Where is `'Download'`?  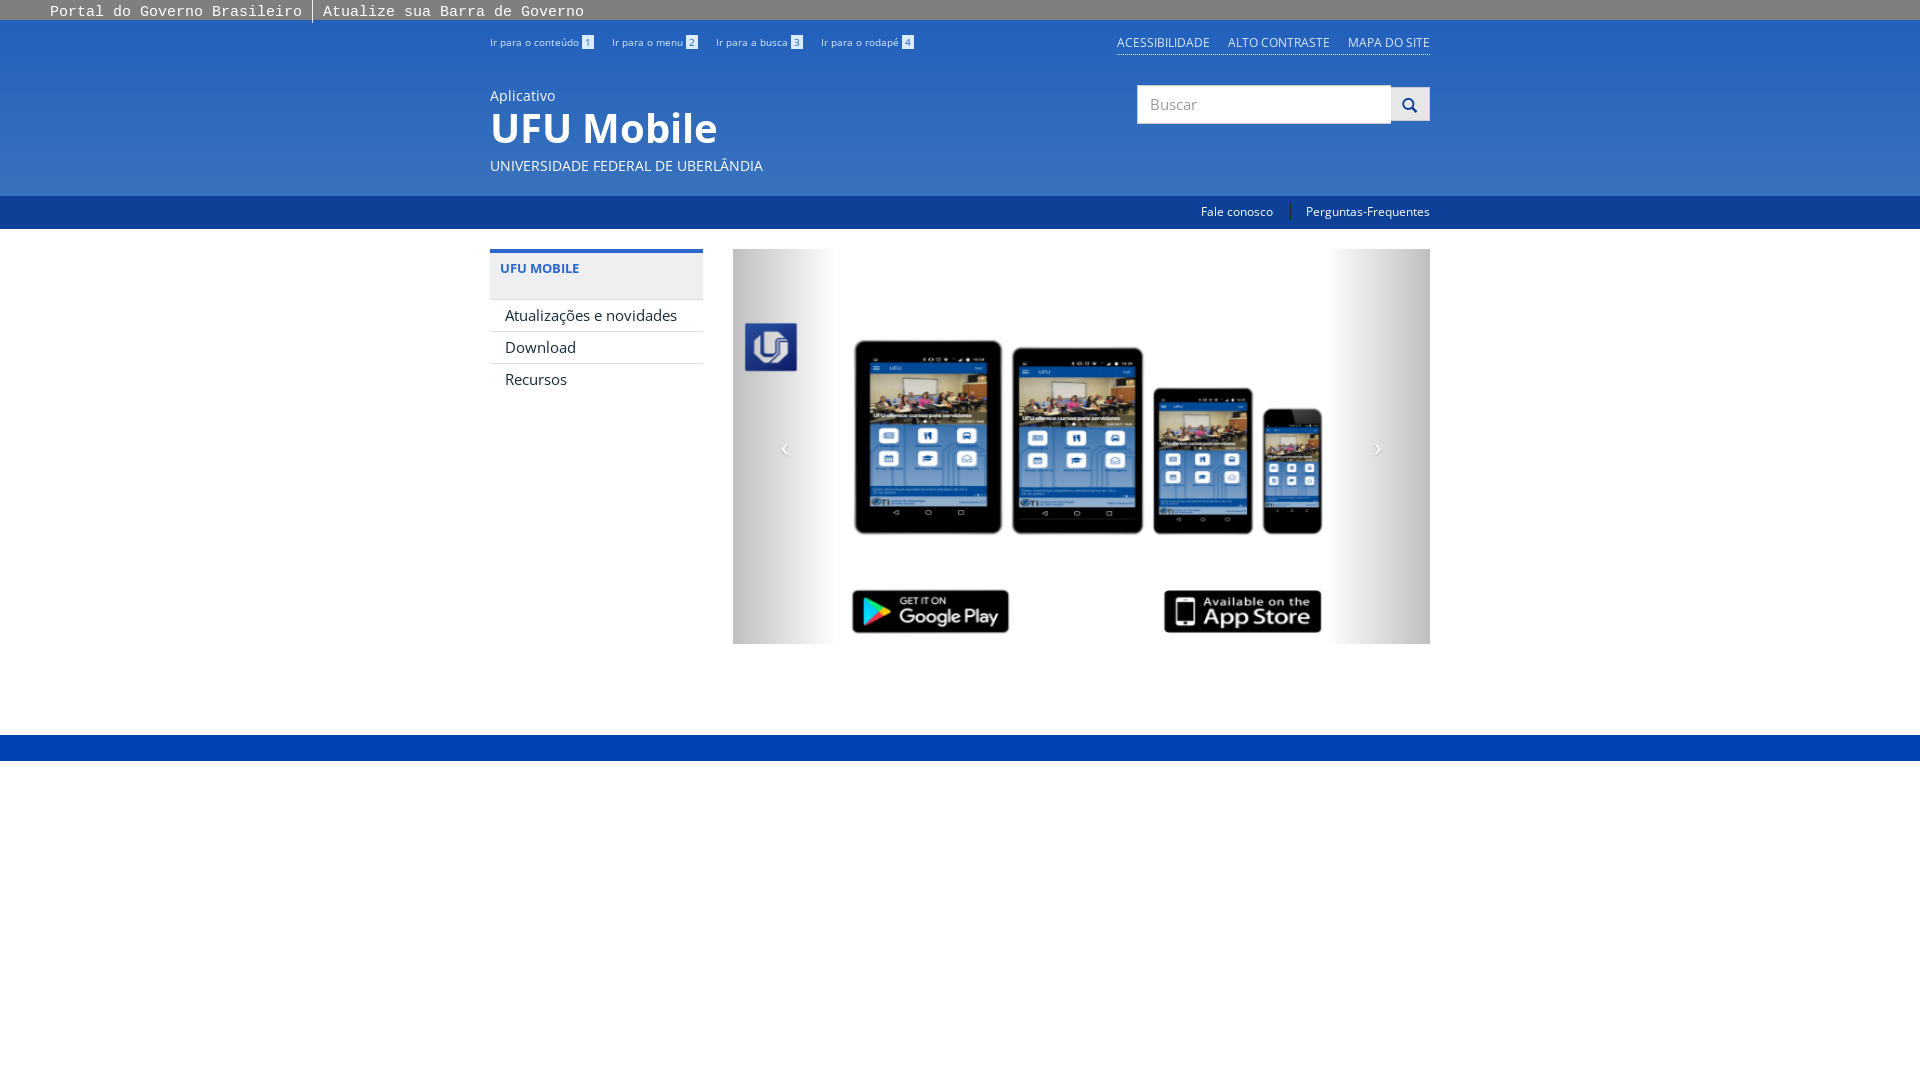 'Download' is located at coordinates (595, 346).